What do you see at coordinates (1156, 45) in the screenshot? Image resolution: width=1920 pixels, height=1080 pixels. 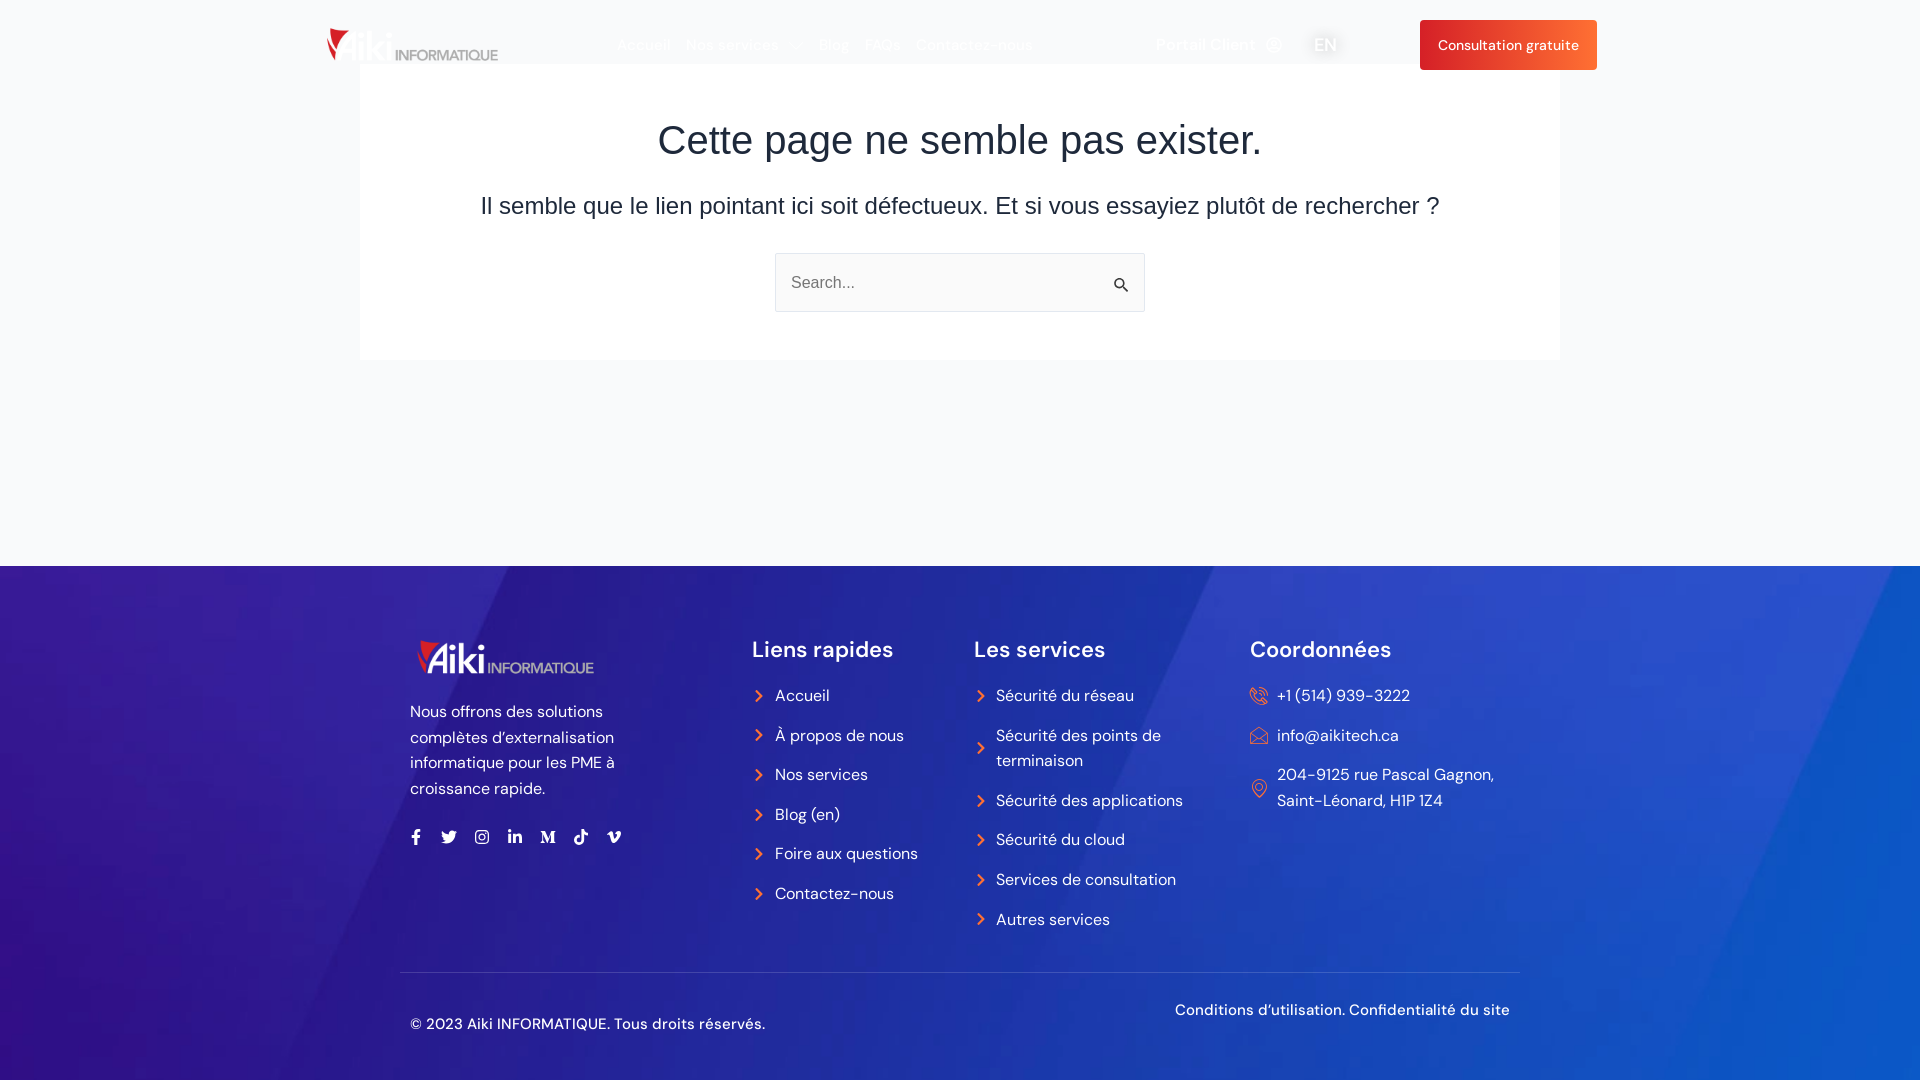 I see `'Portail Client'` at bounding box center [1156, 45].